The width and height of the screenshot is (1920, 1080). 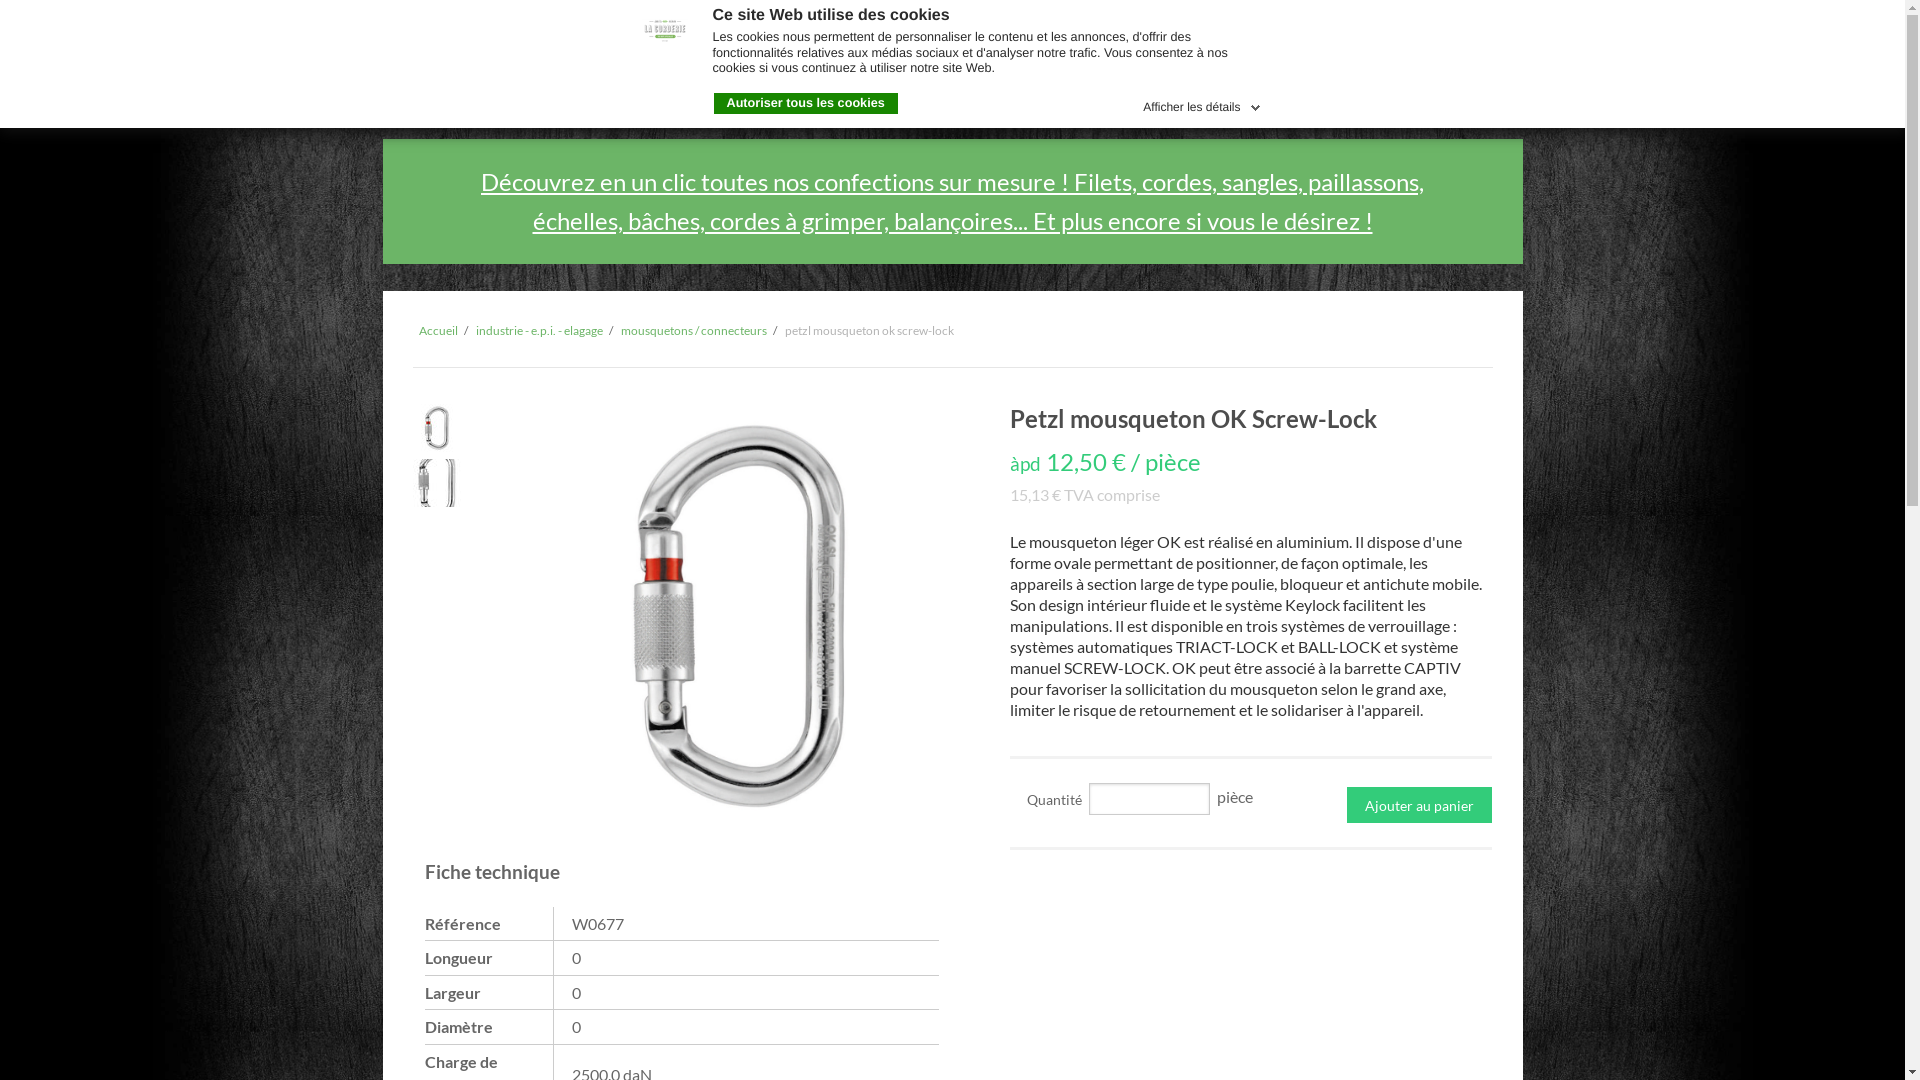 What do you see at coordinates (1452, 98) in the screenshot?
I see `'Connexion'` at bounding box center [1452, 98].